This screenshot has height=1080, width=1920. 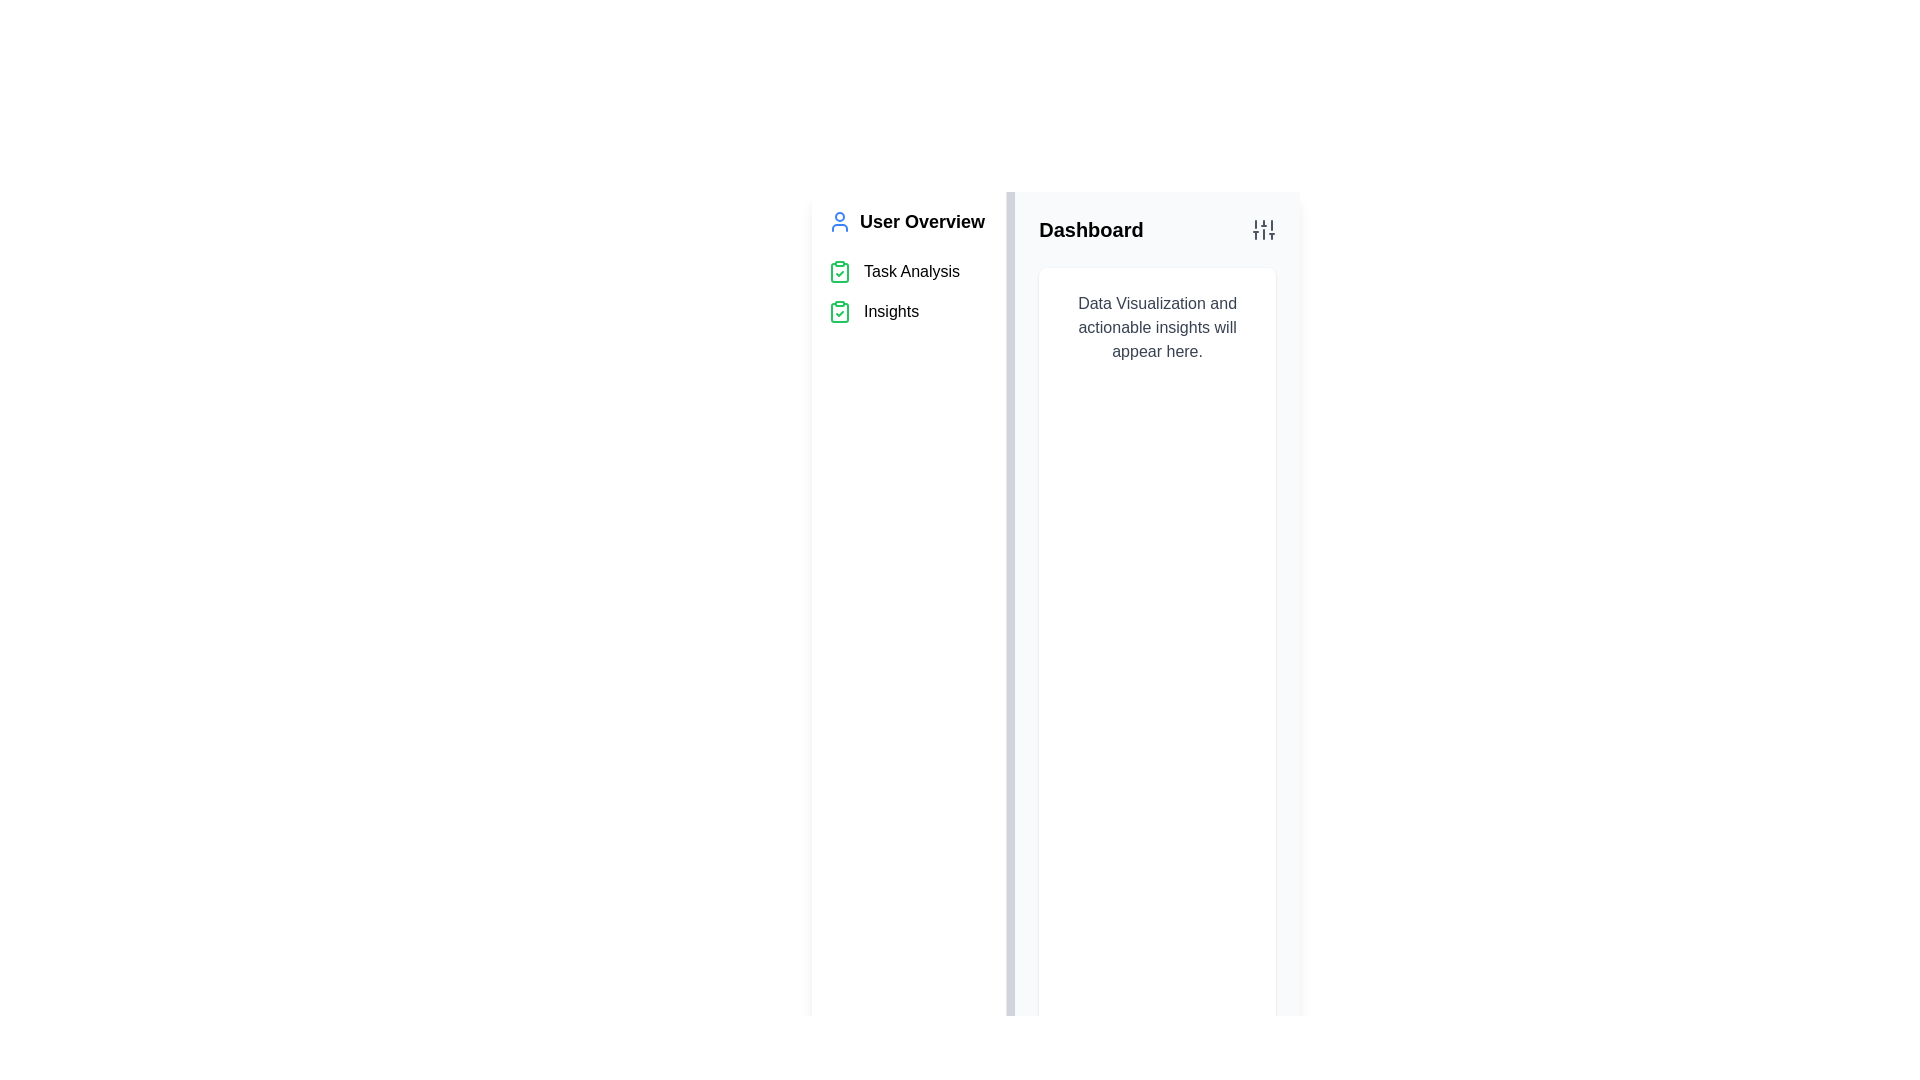 I want to click on header text element located in the top-left section of the main content area, which indicates the current view or page, so click(x=1090, y=229).